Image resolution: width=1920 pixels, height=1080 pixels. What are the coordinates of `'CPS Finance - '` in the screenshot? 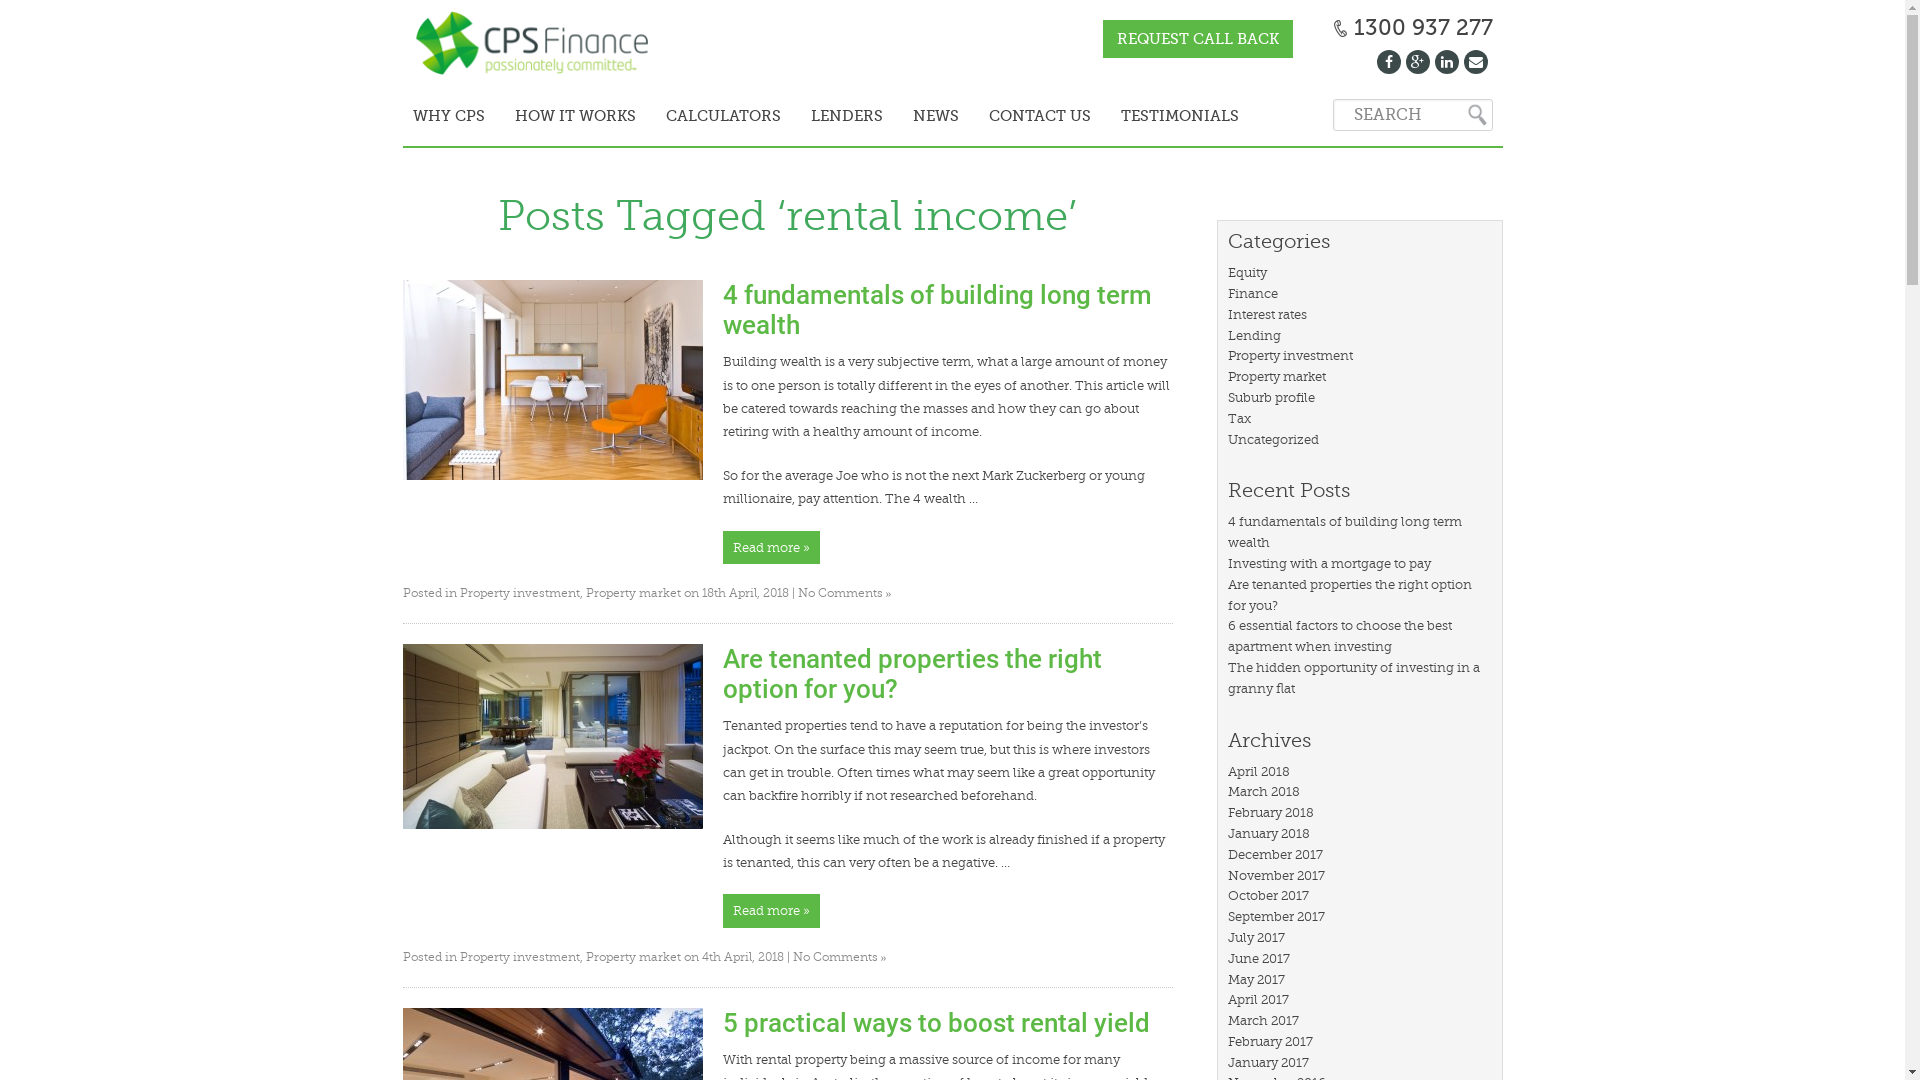 It's located at (537, 45).